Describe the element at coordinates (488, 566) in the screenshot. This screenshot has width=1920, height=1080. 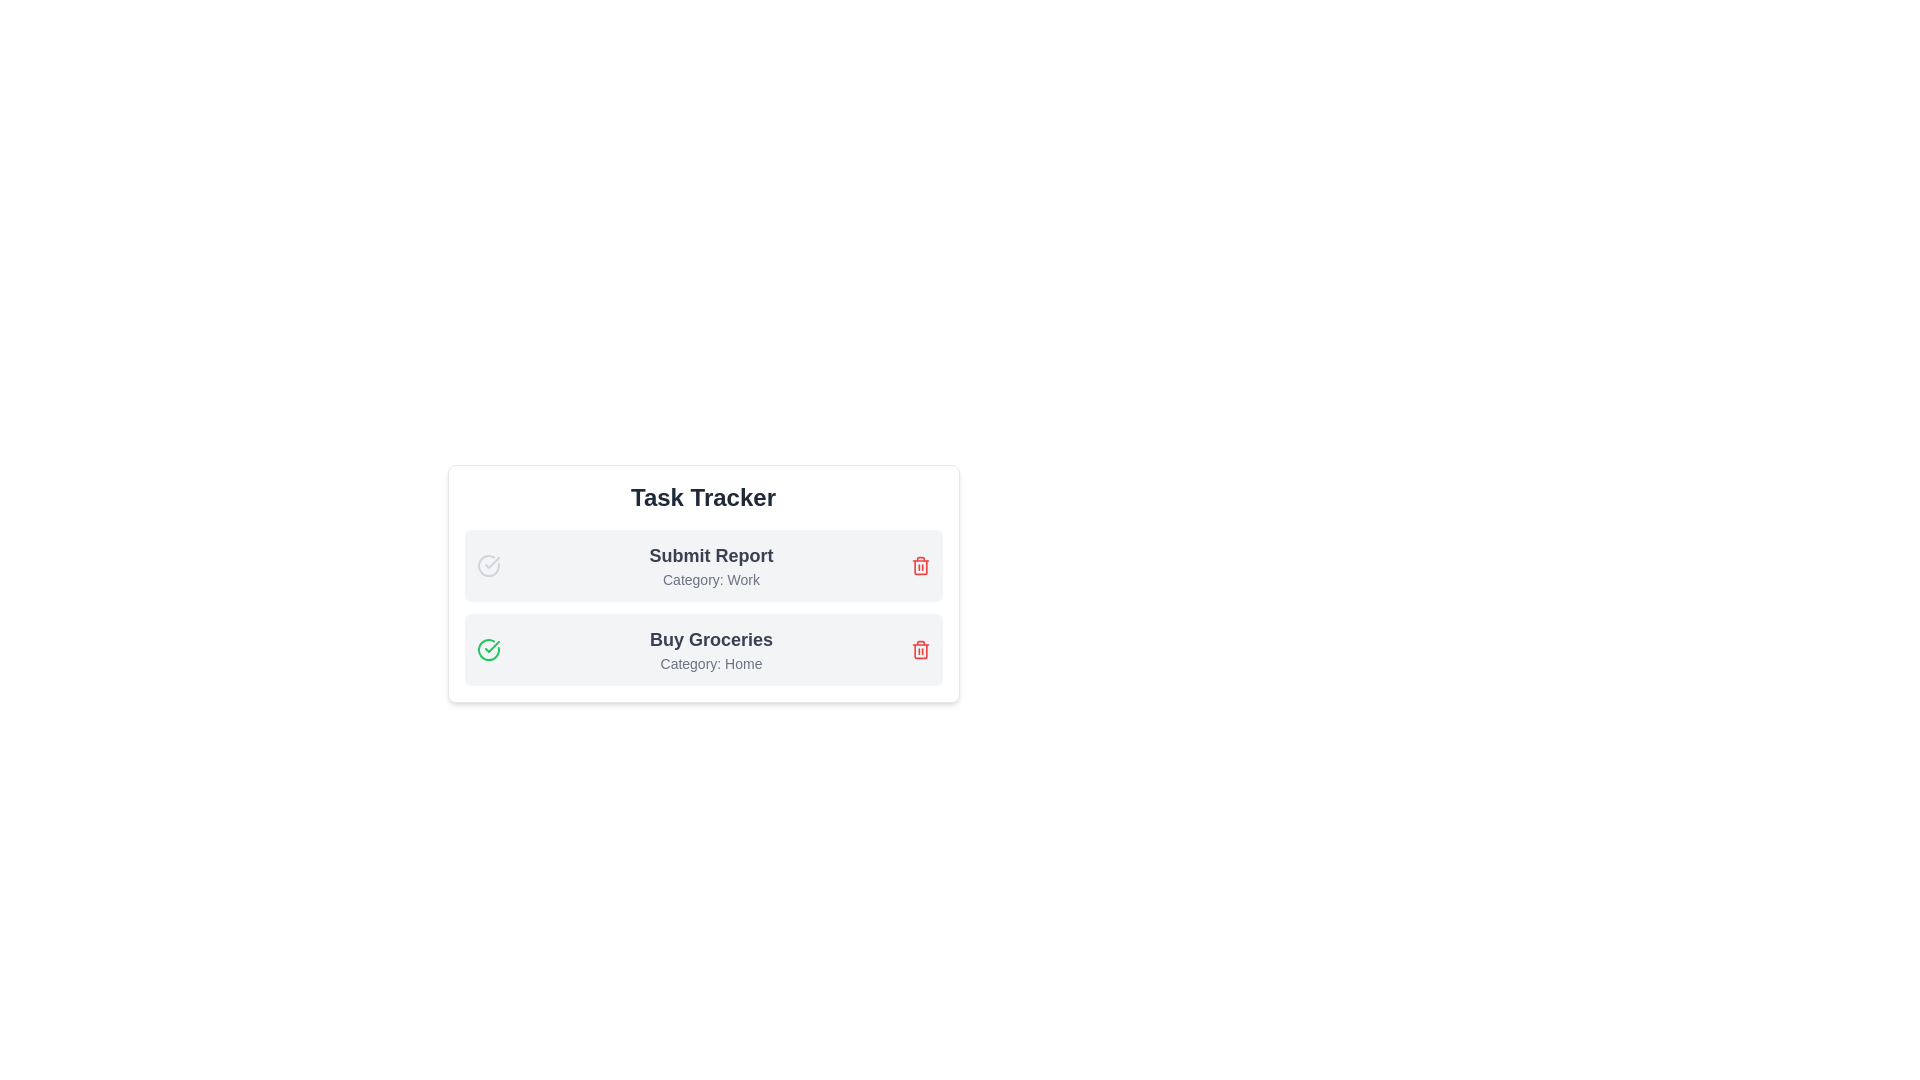
I see `the checkmark icon to toggle the completion status of the task 1` at that location.